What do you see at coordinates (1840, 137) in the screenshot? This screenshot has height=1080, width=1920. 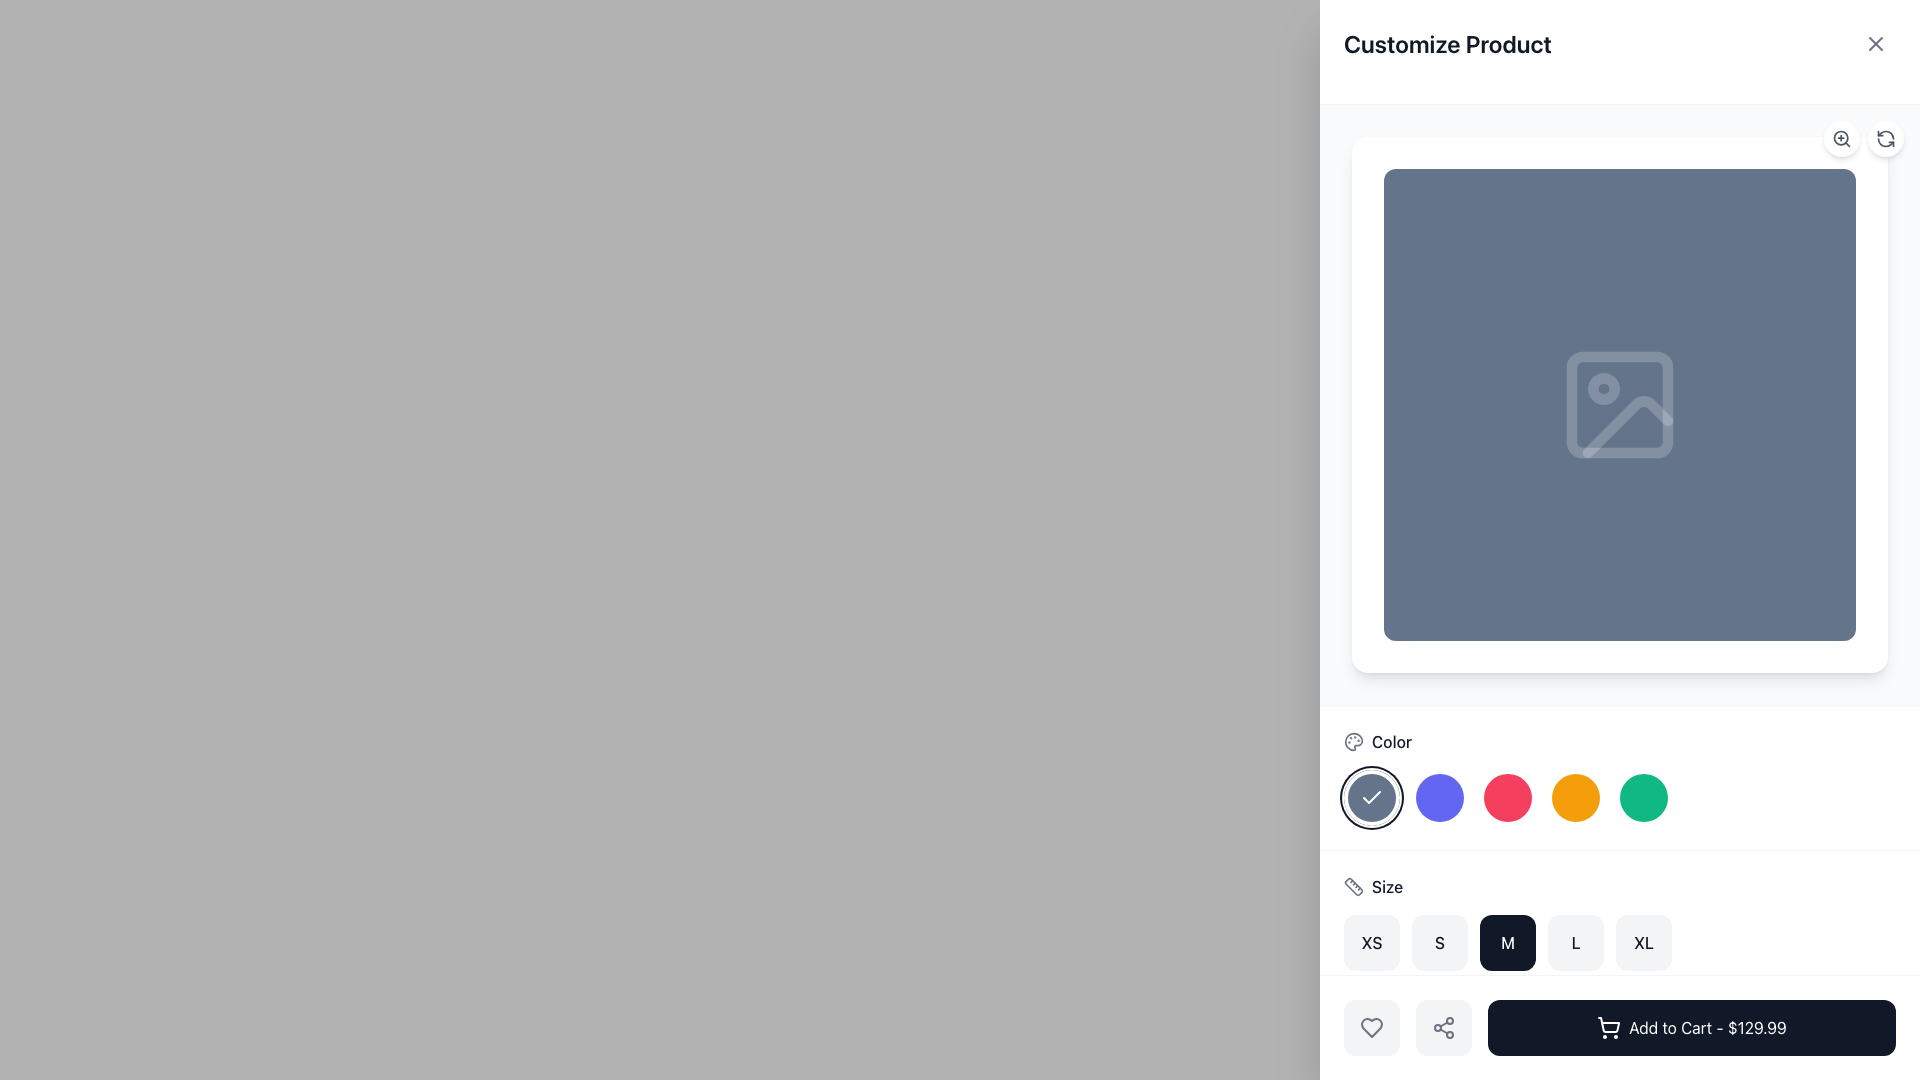 I see `the central circular component of the magnifying glass icon located at the top-right of the customization interface, adjacent to the image preview area` at bounding box center [1840, 137].